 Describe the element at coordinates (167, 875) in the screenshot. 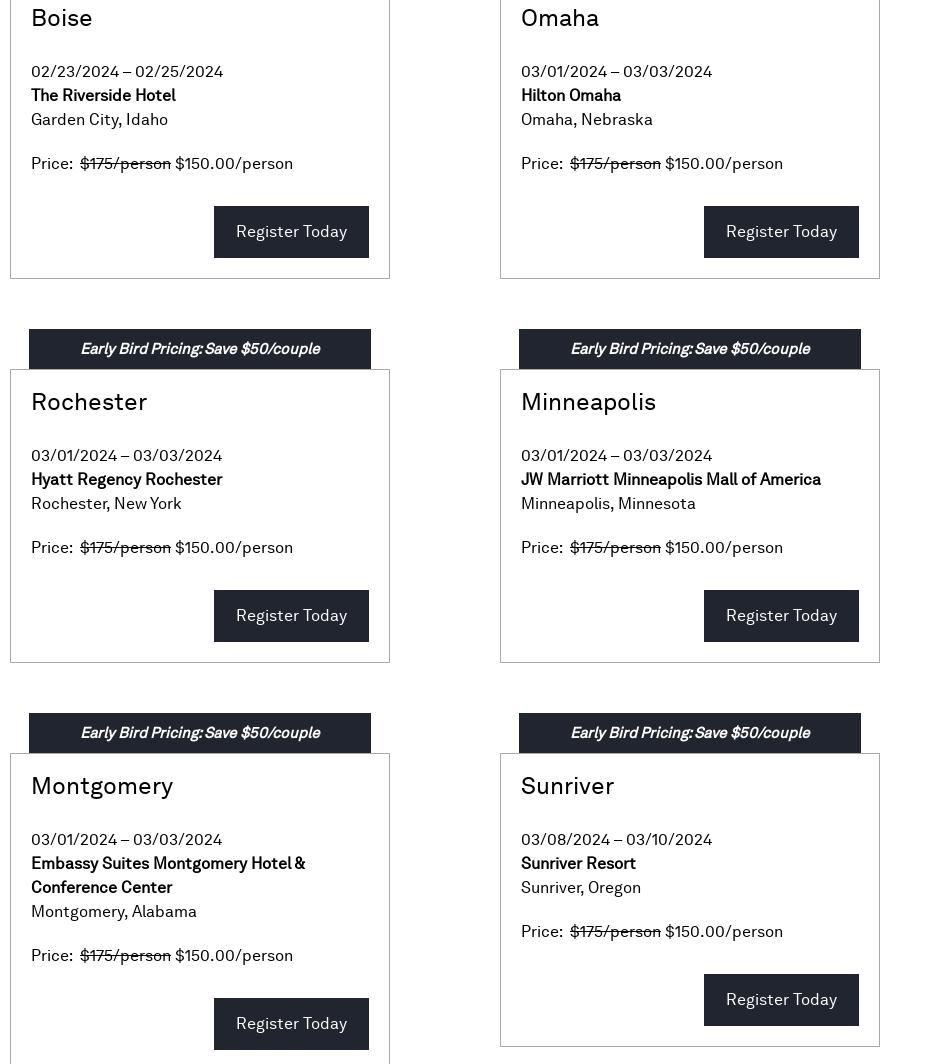

I see `'Embassy Suites Montgomery Hotel & Conference Center'` at that location.